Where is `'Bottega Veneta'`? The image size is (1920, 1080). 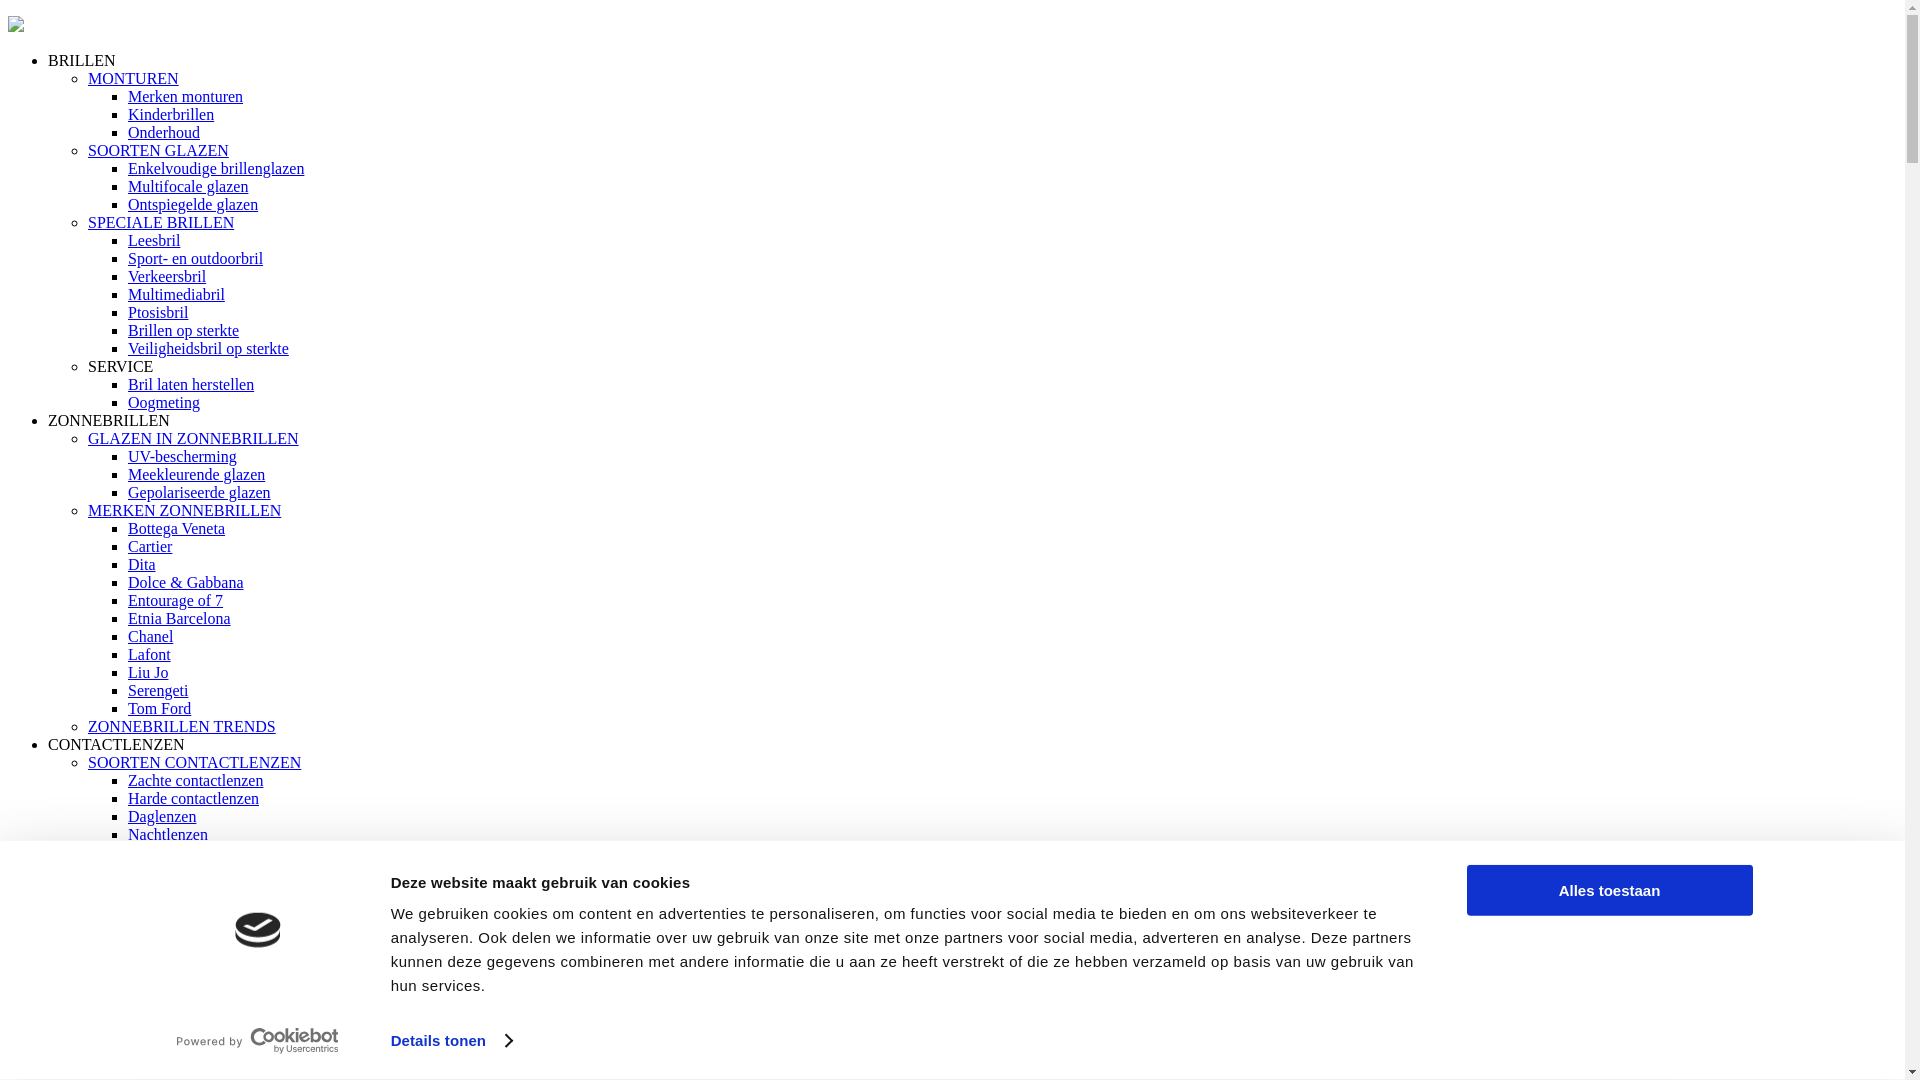 'Bottega Veneta' is located at coordinates (176, 527).